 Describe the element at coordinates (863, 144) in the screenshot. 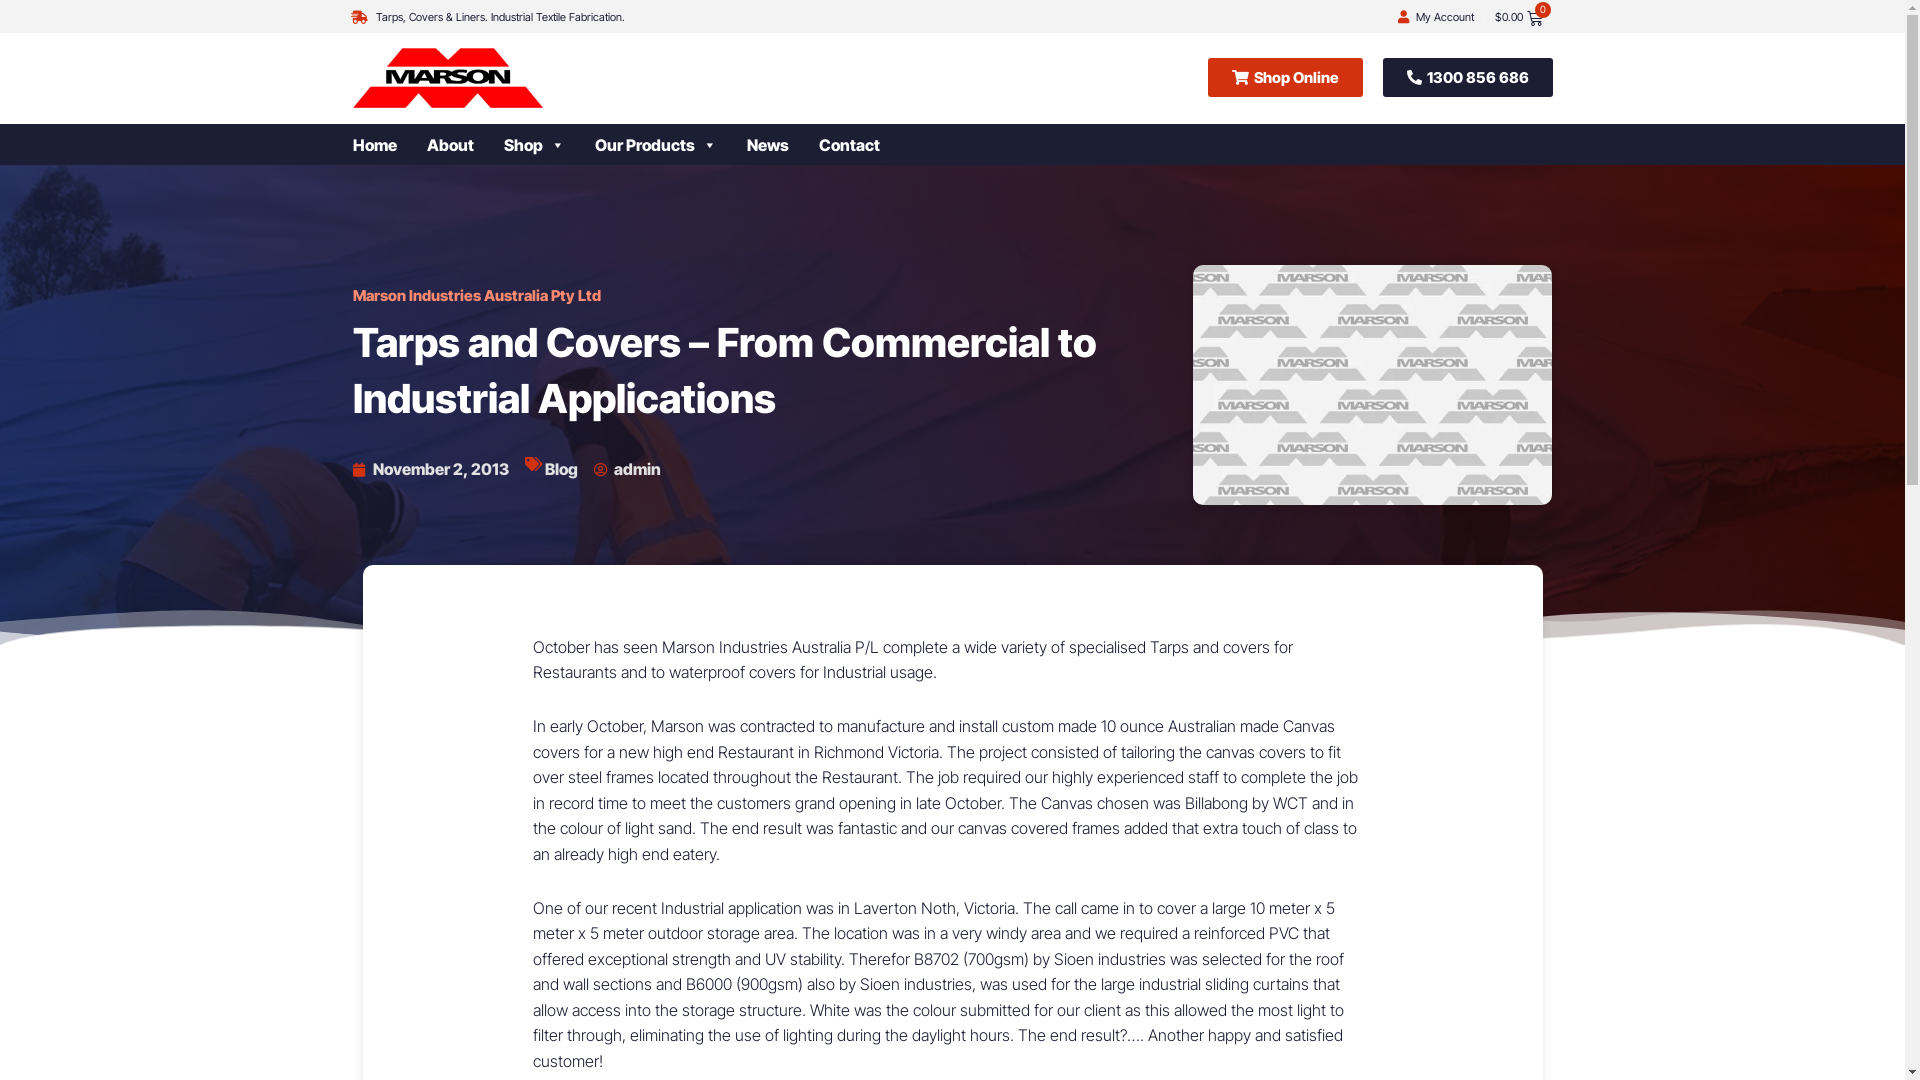

I see `'Contact'` at that location.